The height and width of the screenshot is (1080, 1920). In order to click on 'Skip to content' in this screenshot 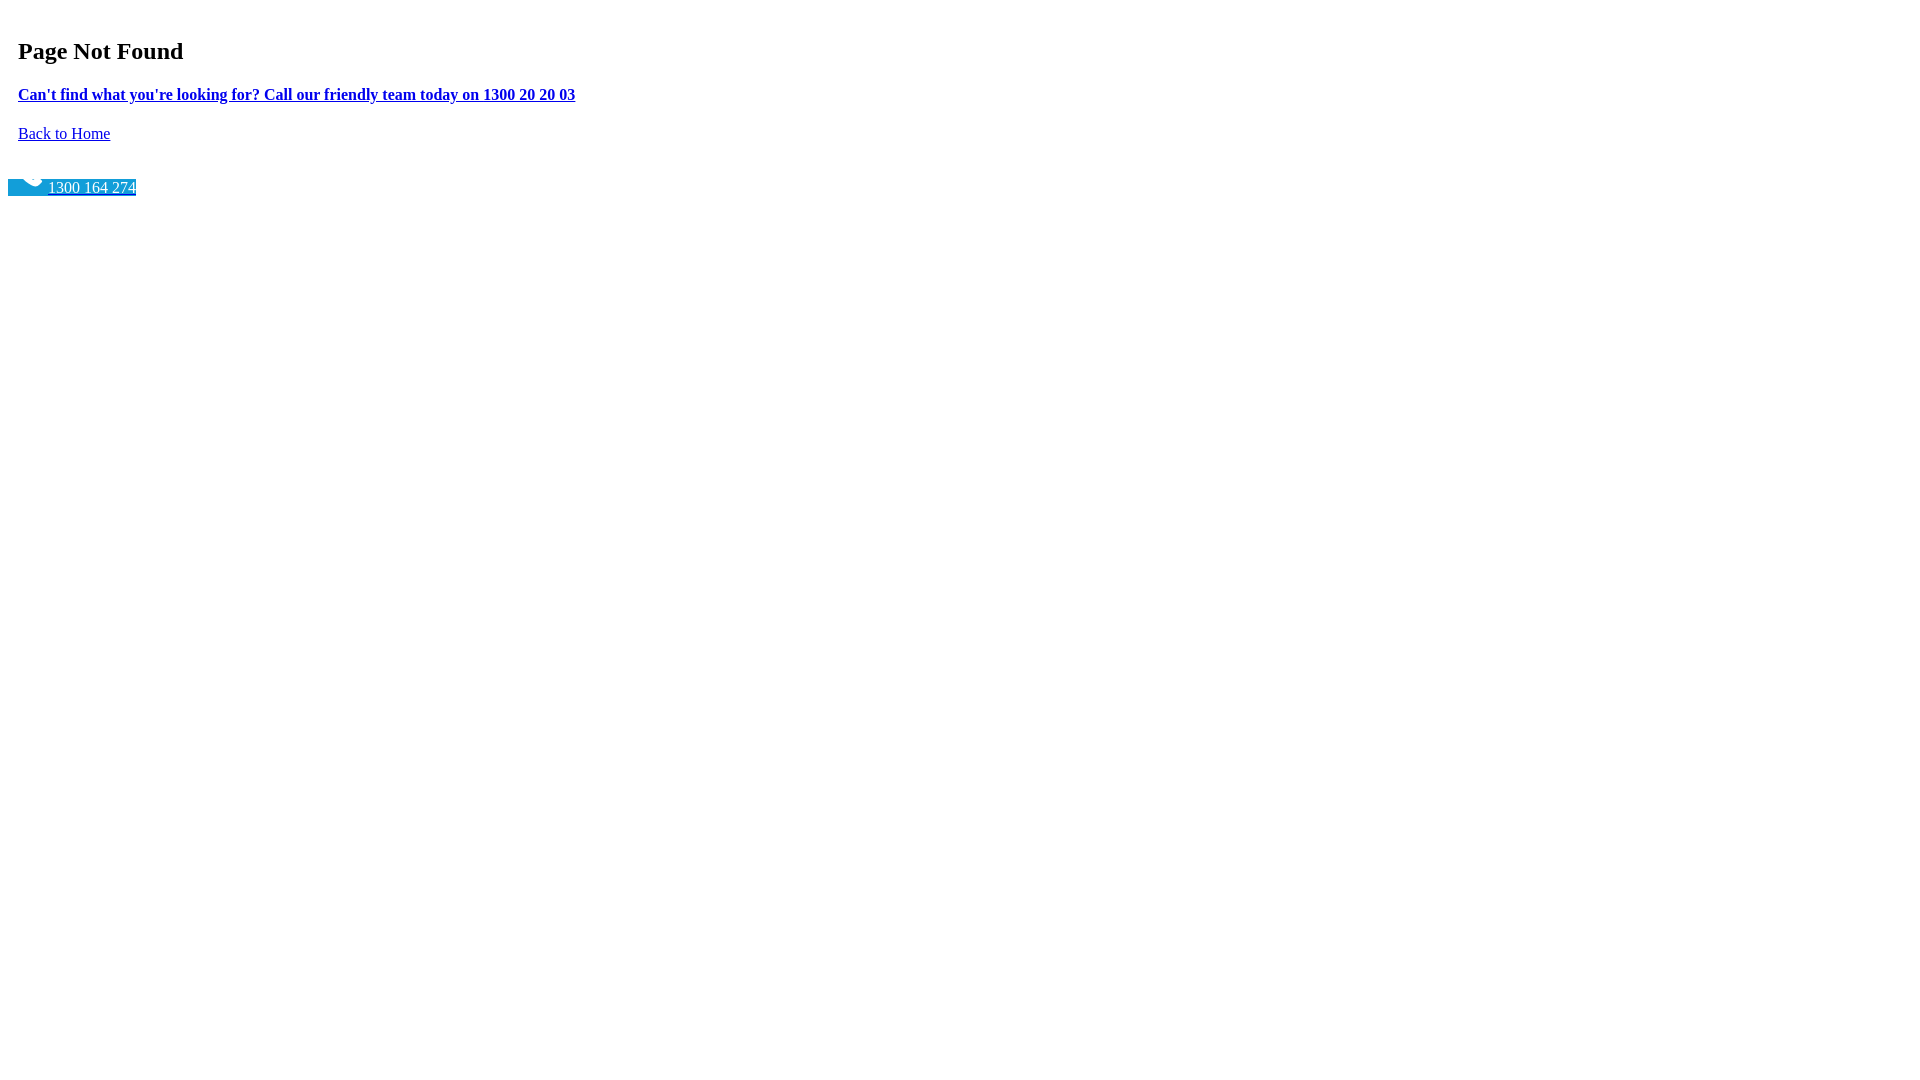, I will do `click(7, 7)`.